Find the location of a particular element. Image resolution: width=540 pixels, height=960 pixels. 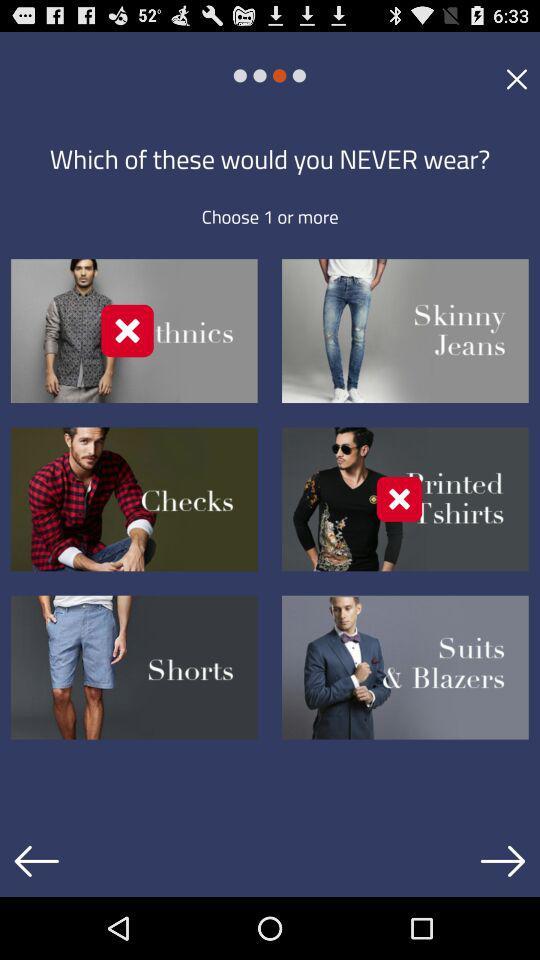

the arrow_forward icon is located at coordinates (502, 921).